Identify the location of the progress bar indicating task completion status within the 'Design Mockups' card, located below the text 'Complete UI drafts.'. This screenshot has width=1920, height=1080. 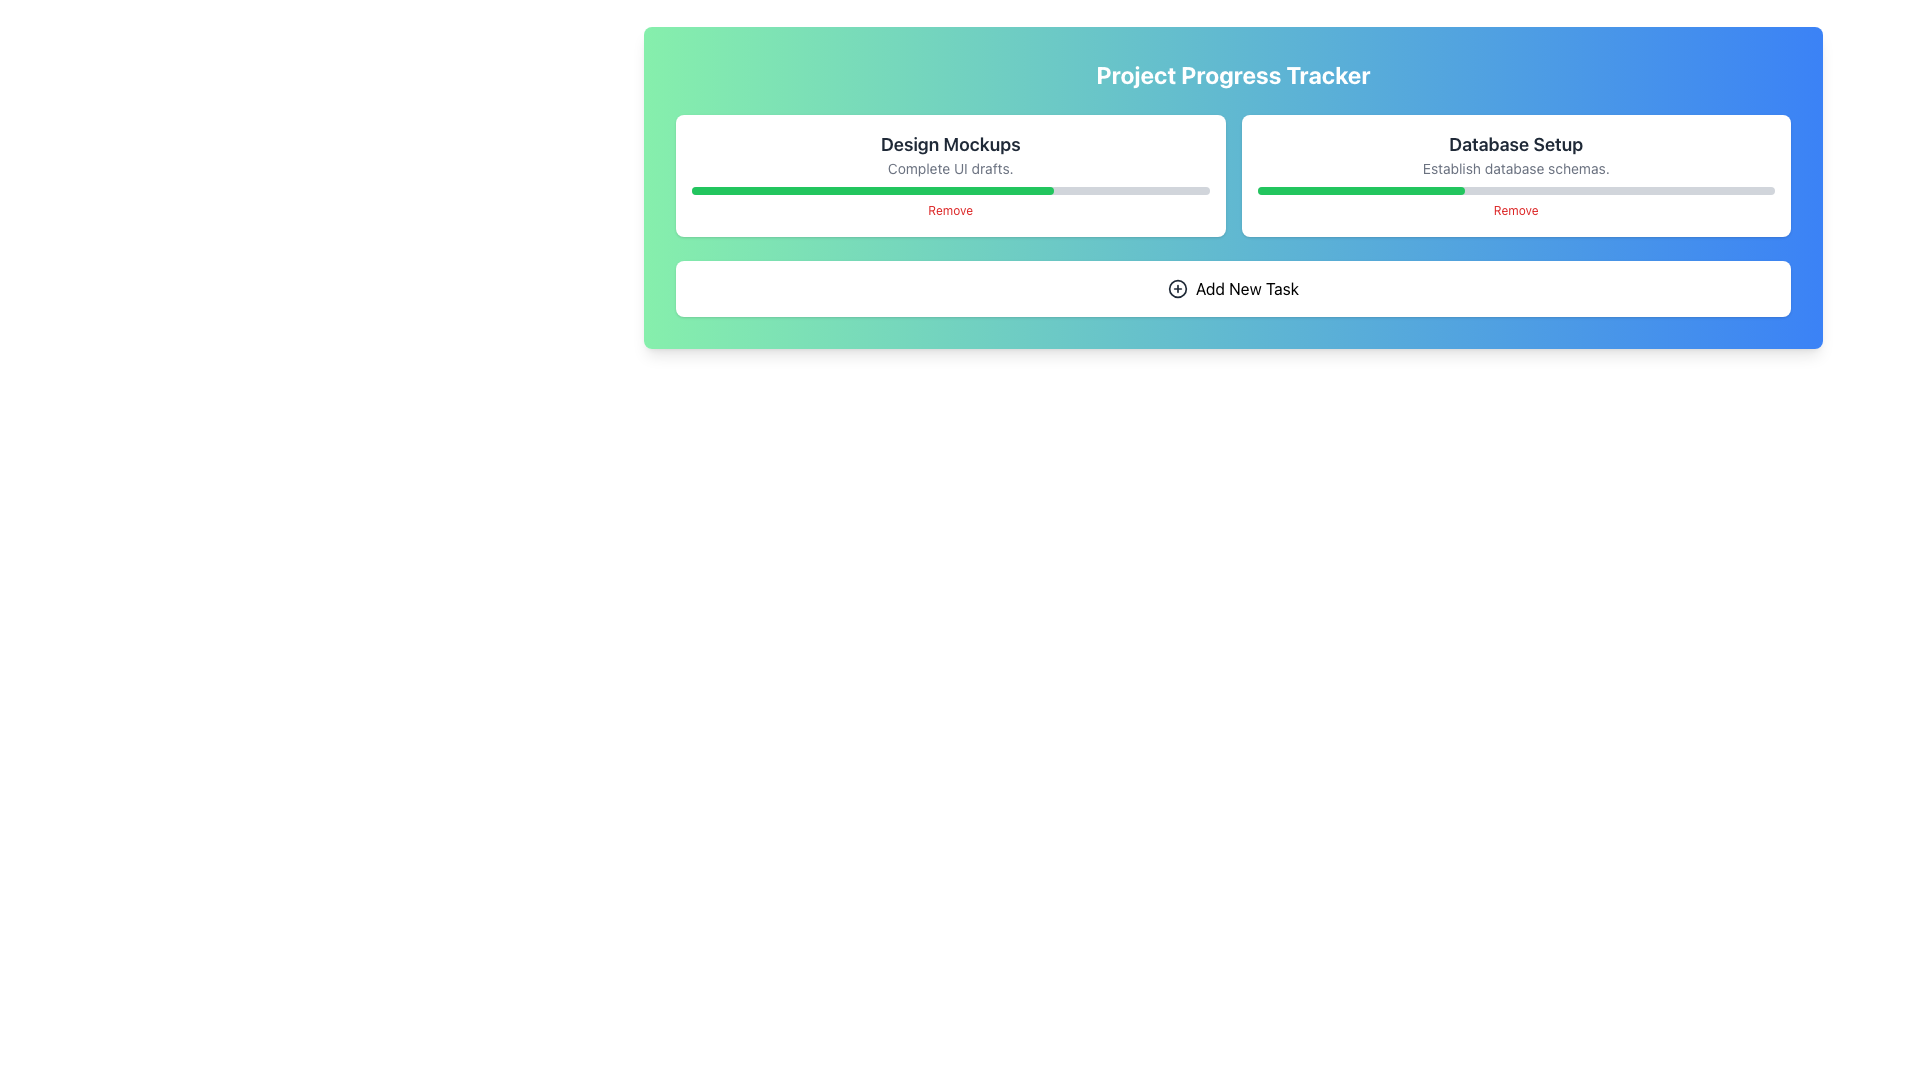
(949, 191).